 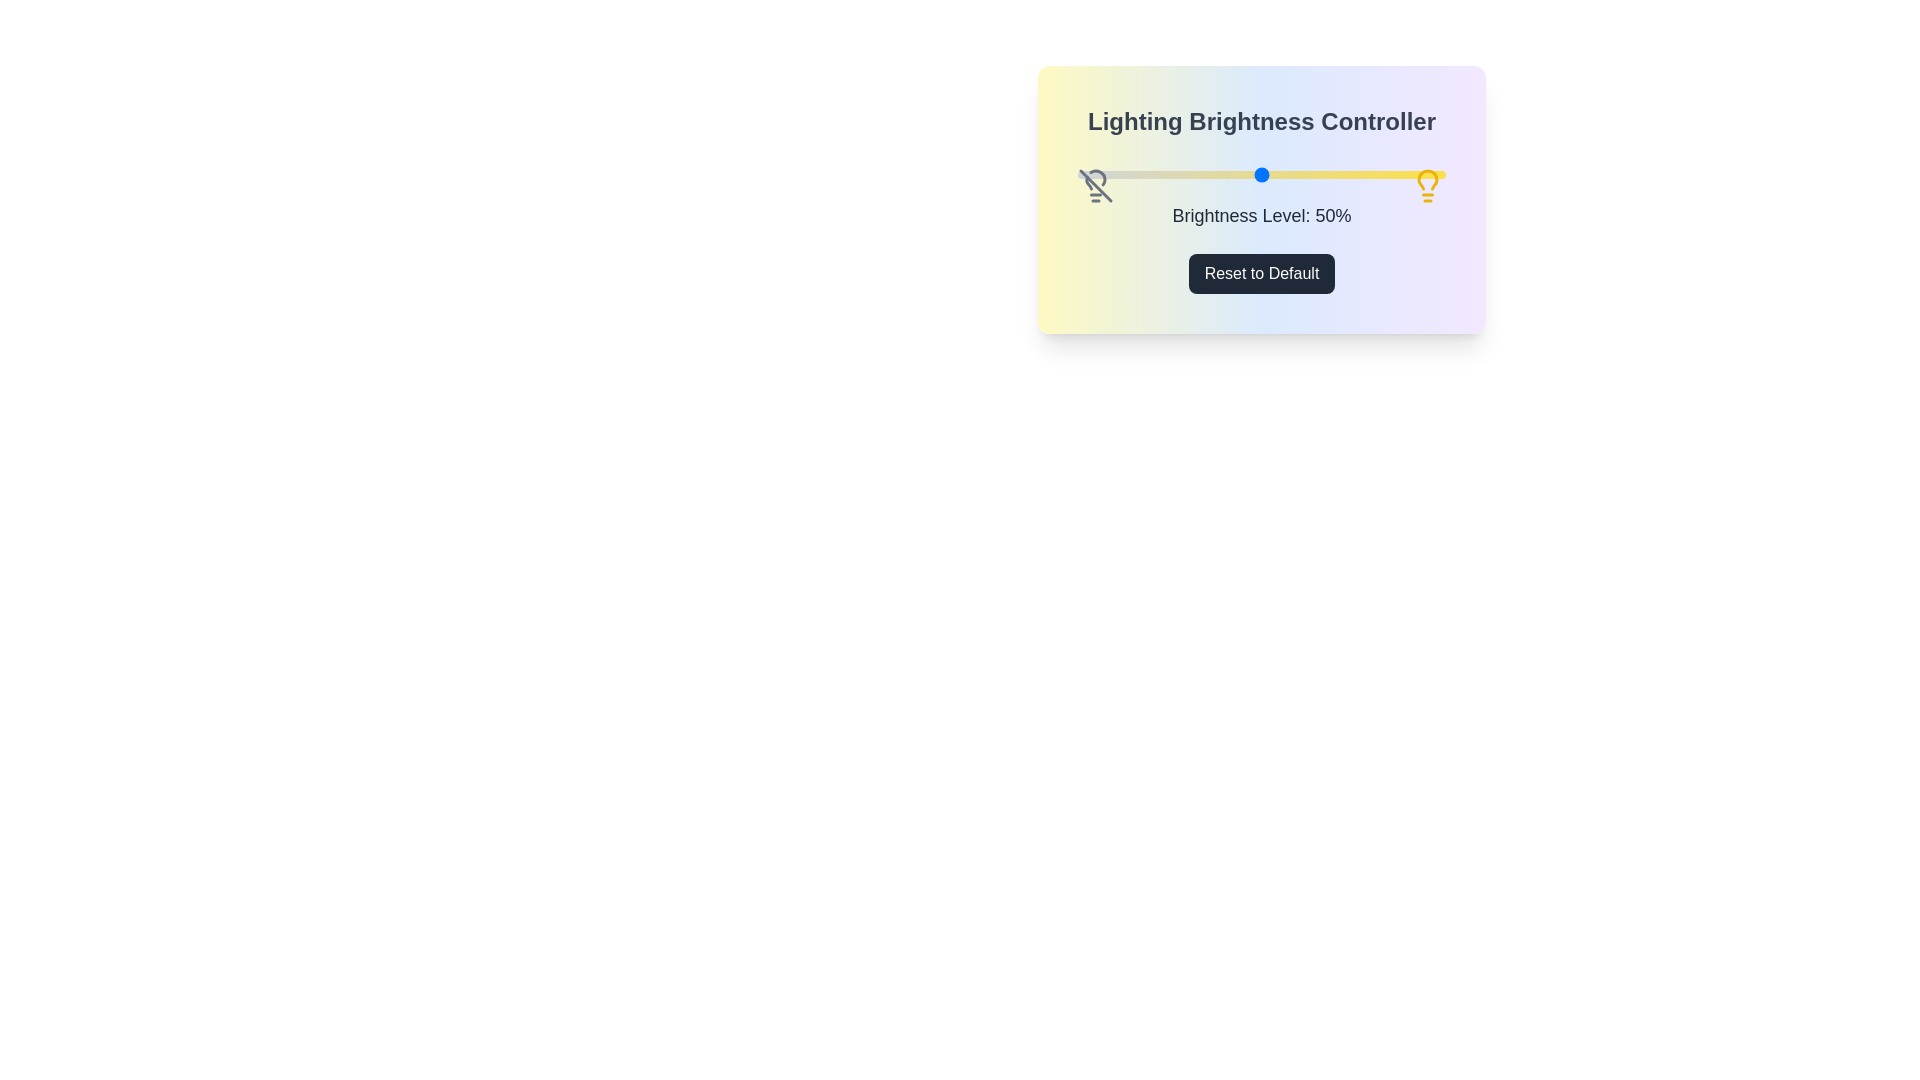 I want to click on the brightness slider to 50%, so click(x=1261, y=173).